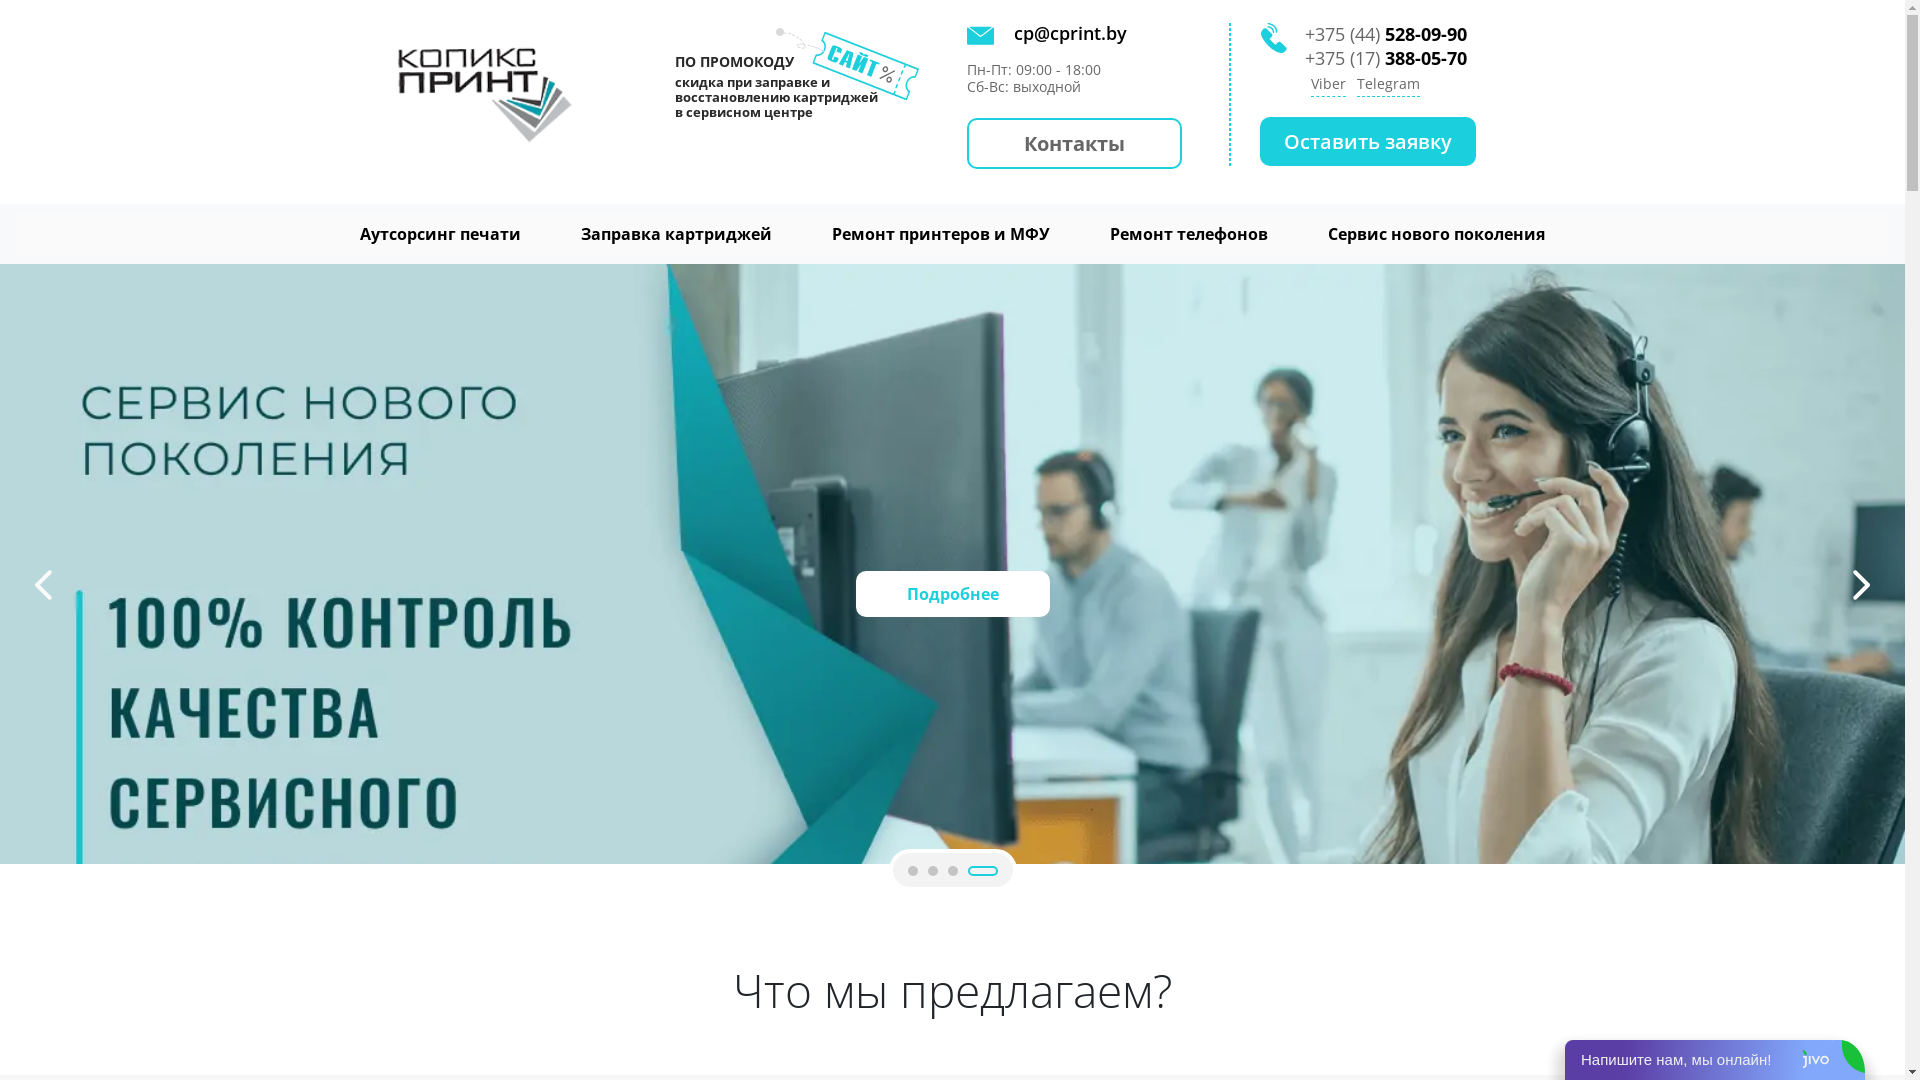 This screenshot has width=1920, height=1080. What do you see at coordinates (1385, 57) in the screenshot?
I see `'+375 (17) 388-05-70'` at bounding box center [1385, 57].